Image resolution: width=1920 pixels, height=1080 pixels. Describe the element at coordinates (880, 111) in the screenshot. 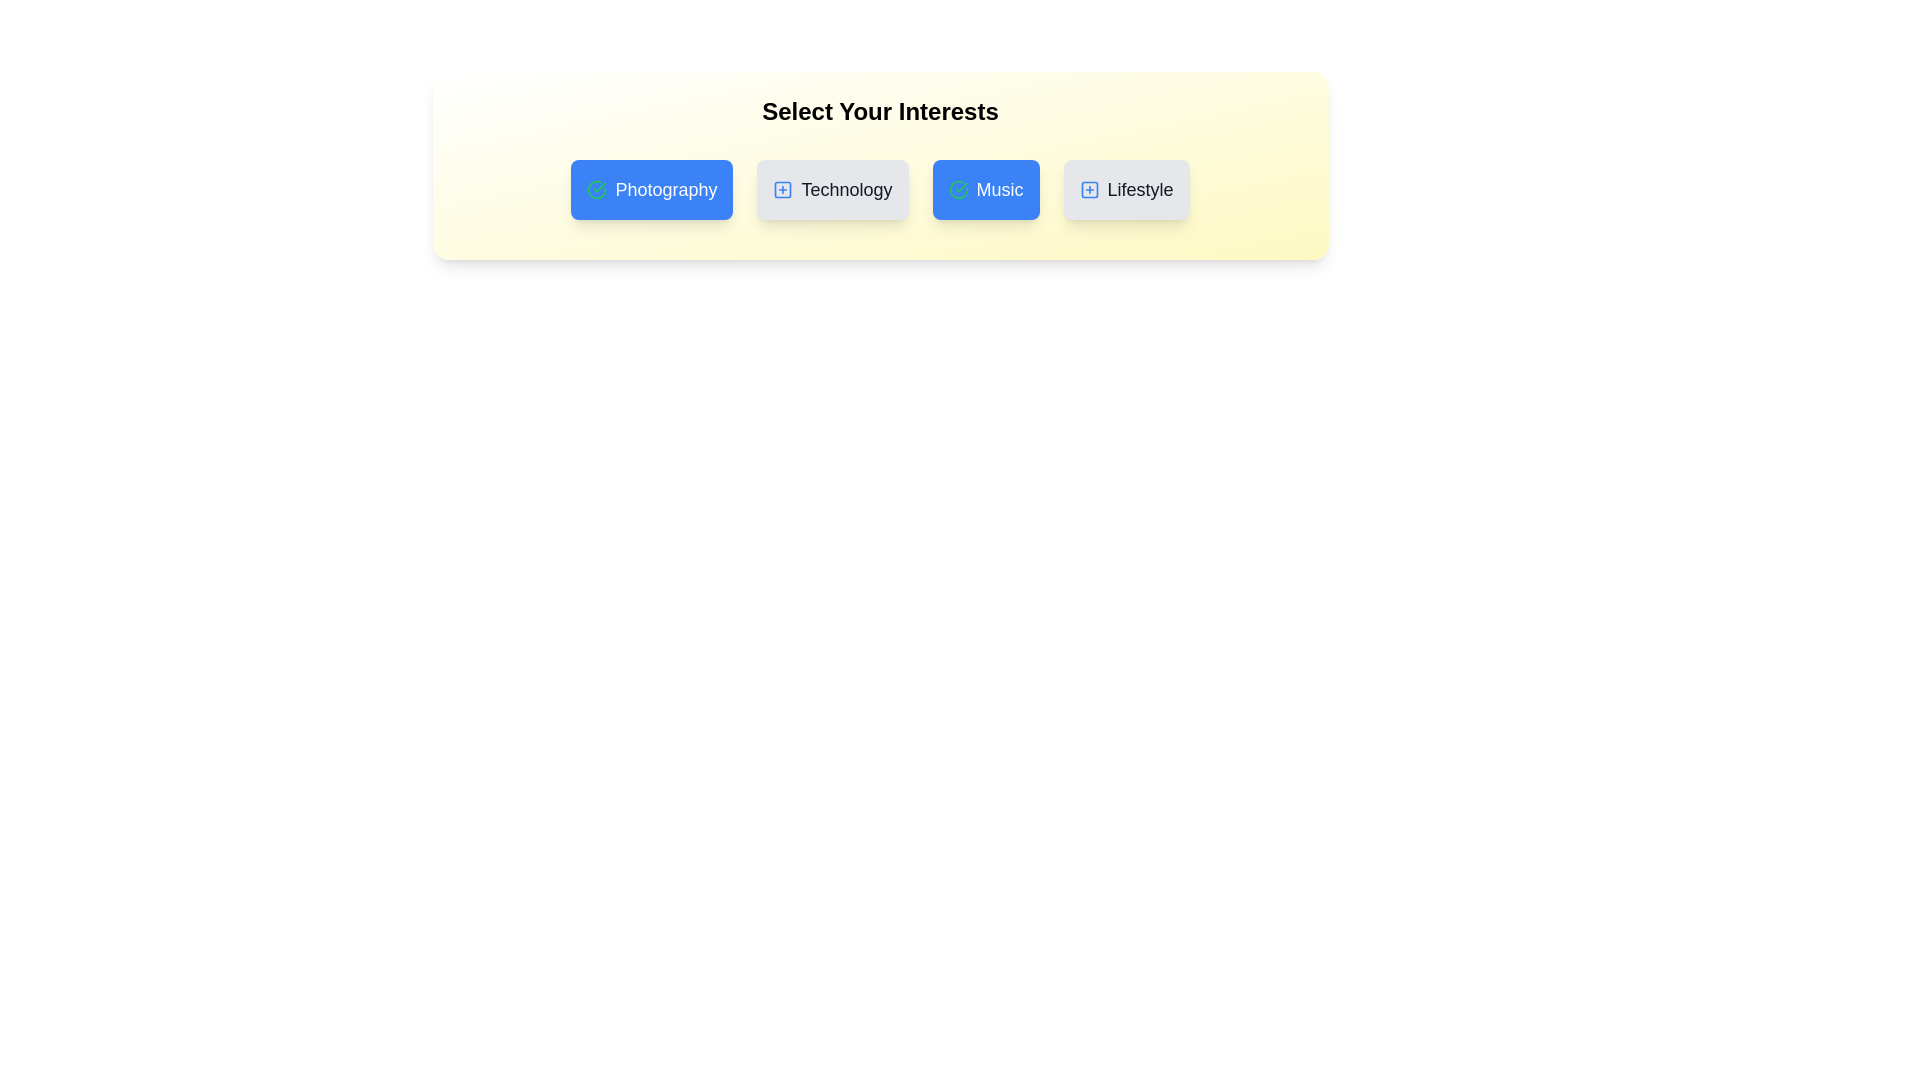

I see `the title text 'Select Your Interests' and copy it to the clipboard` at that location.